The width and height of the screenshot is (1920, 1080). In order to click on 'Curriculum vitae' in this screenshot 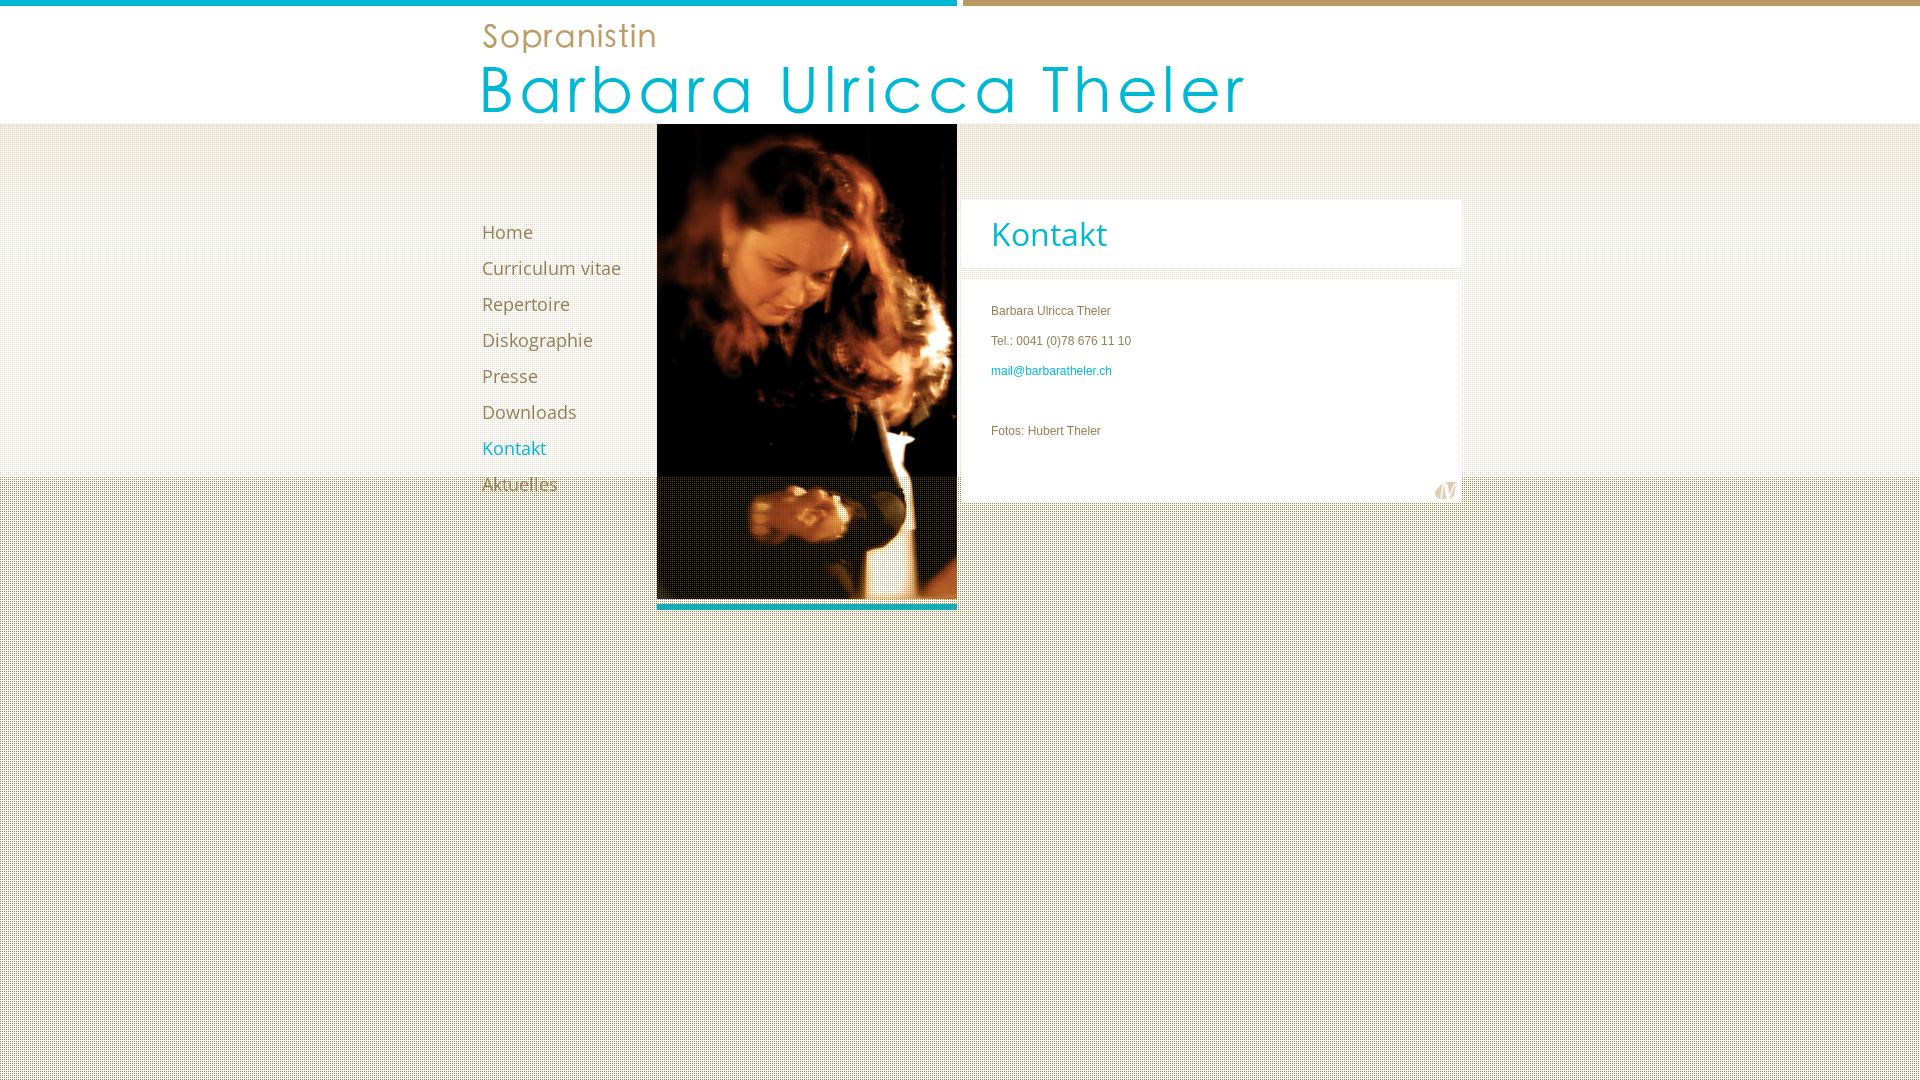, I will do `click(568, 266)`.